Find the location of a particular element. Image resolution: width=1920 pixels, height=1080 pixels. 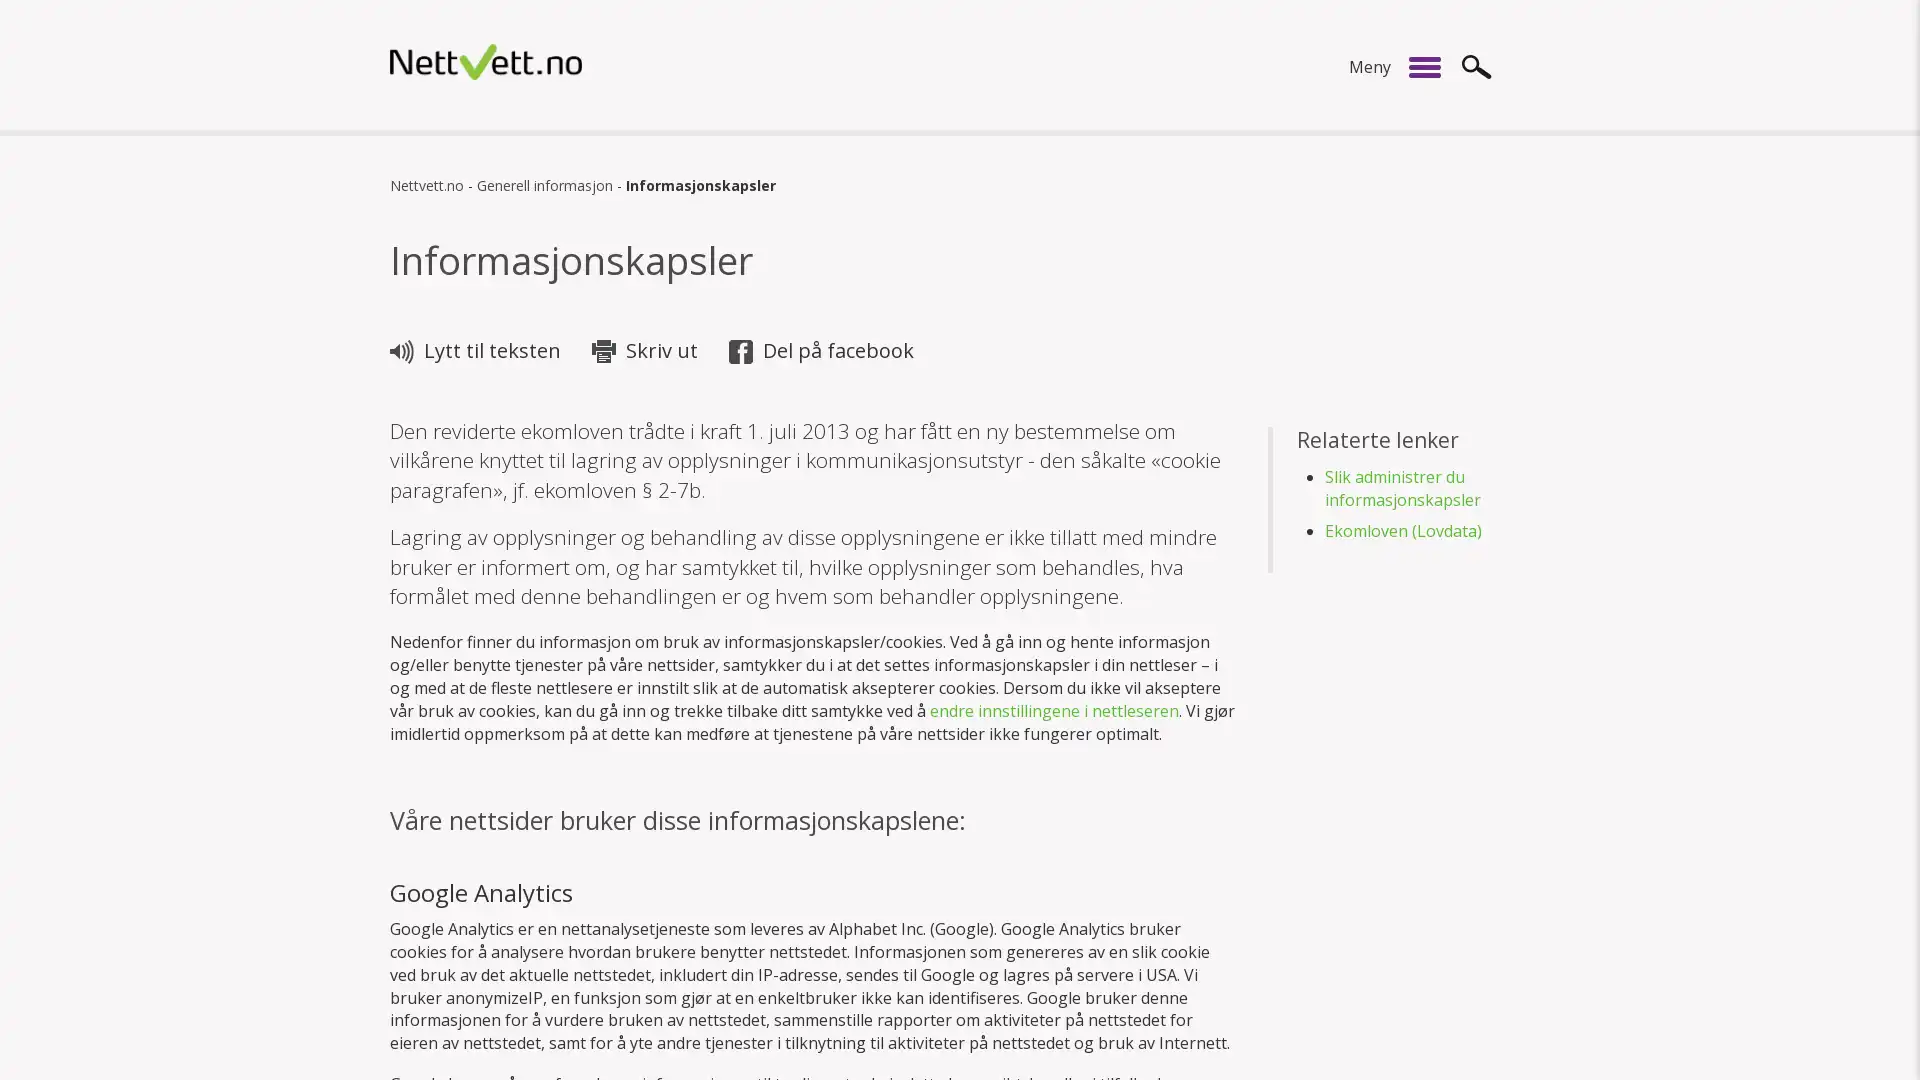

Sk is located at coordinates (1477, 65).